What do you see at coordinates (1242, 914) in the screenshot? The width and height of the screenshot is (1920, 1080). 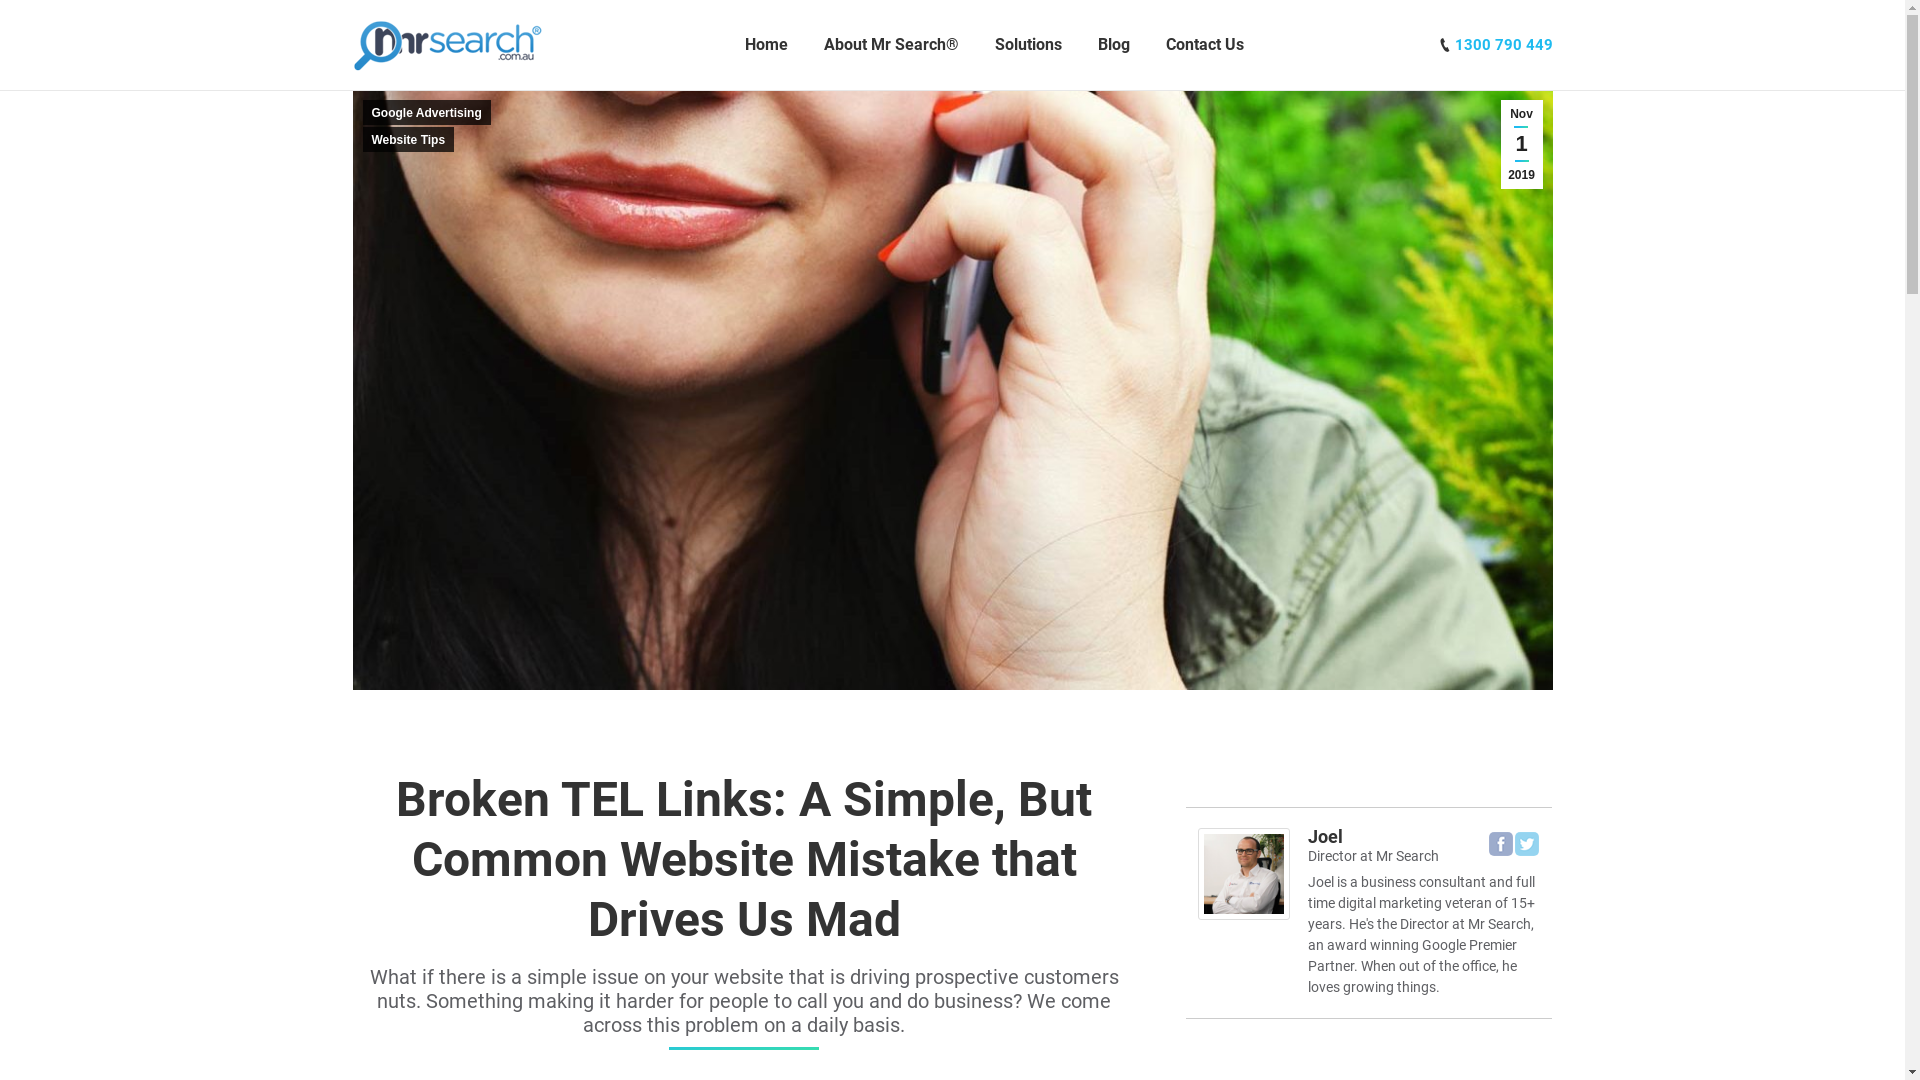 I see `'Joel'` at bounding box center [1242, 914].